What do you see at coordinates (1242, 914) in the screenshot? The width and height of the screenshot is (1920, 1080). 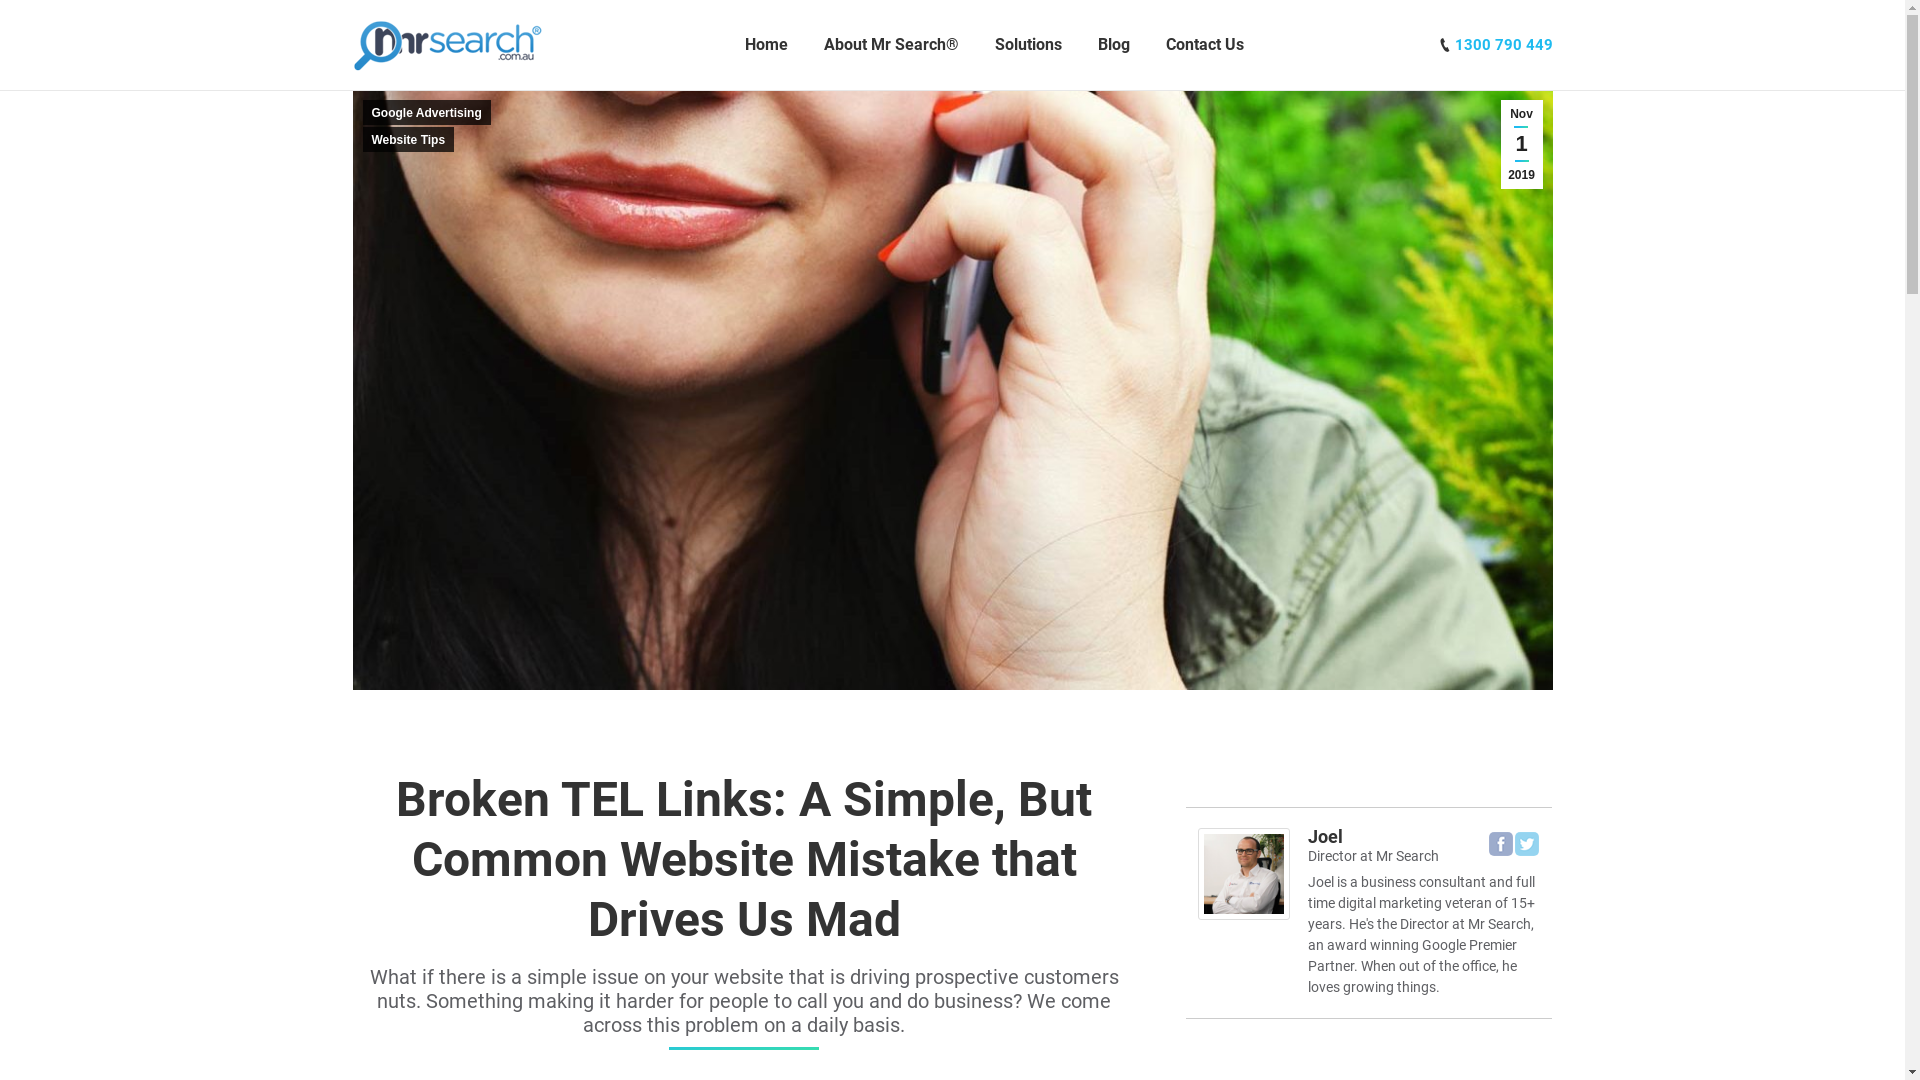 I see `'Joel'` at bounding box center [1242, 914].